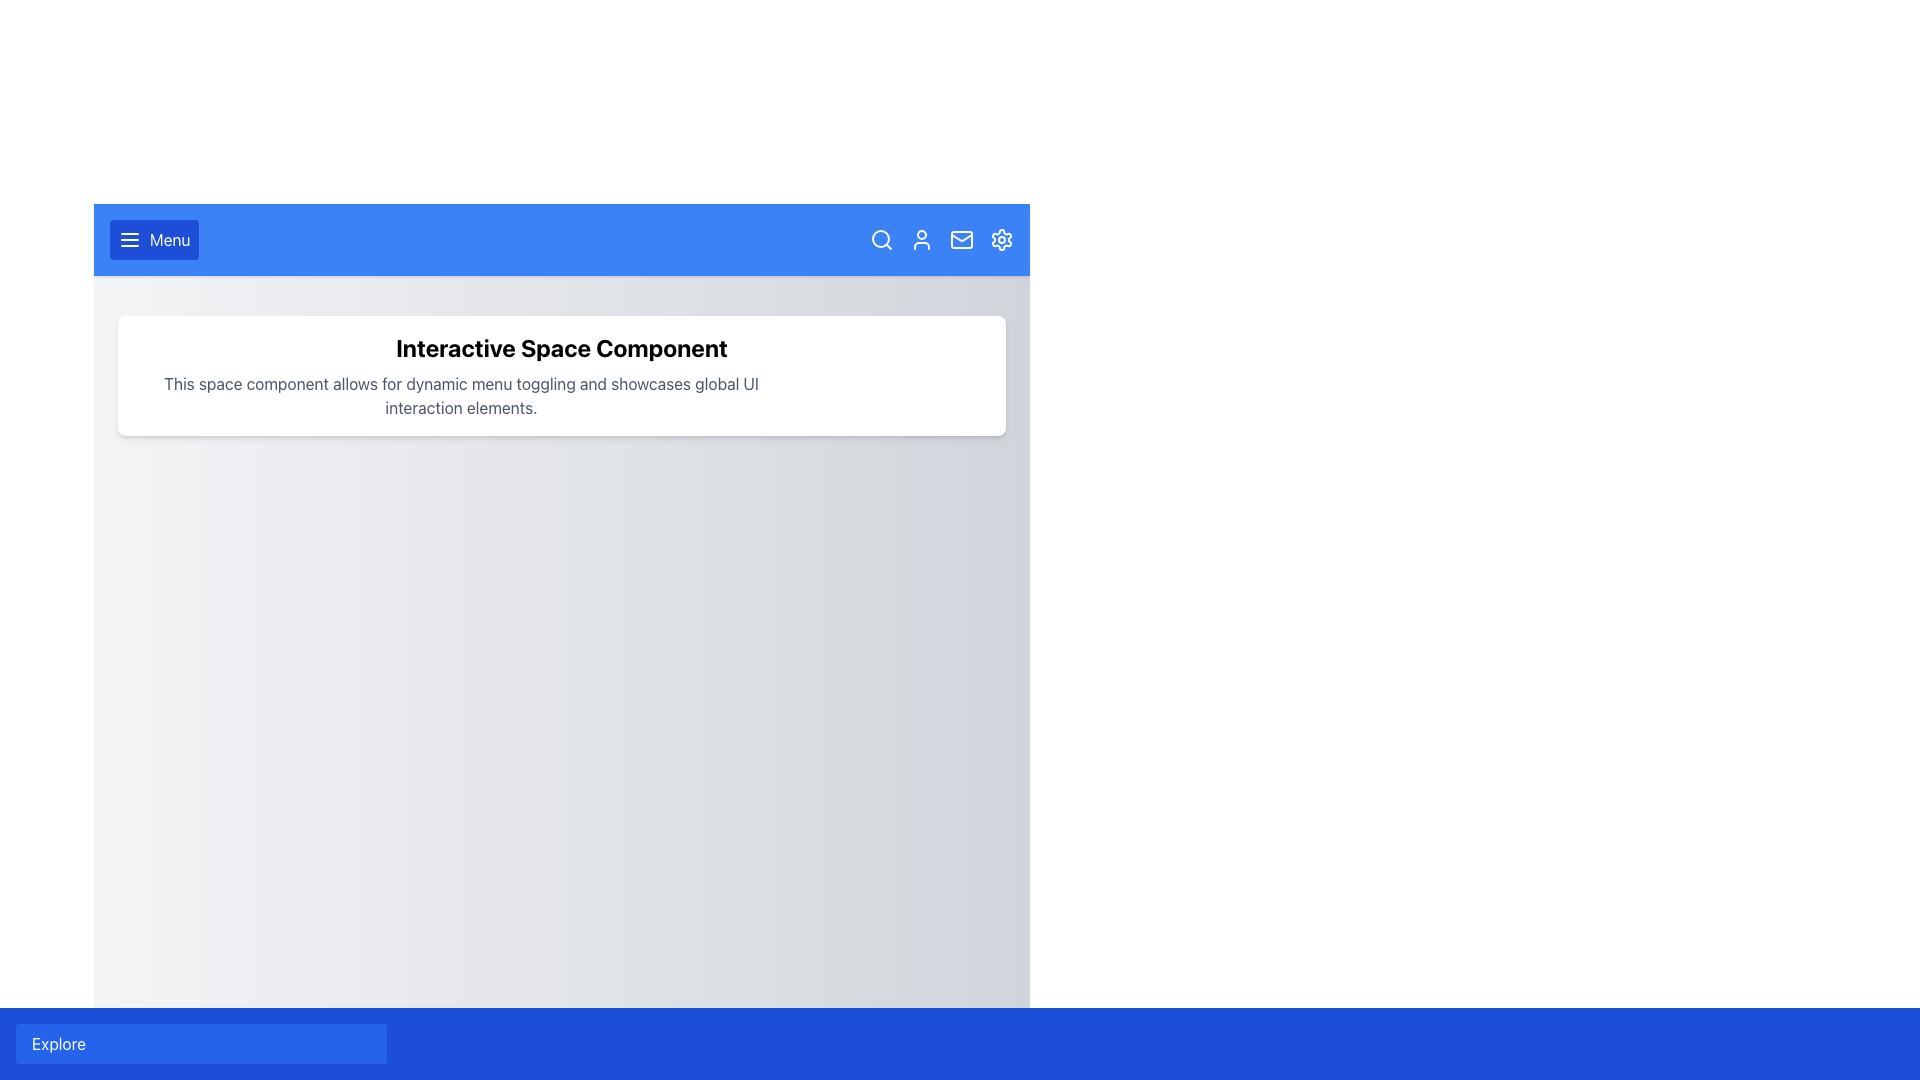 Image resolution: width=1920 pixels, height=1080 pixels. Describe the element at coordinates (961, 235) in the screenshot. I see `the diagonal stroke of the envelope icon located in the top-right corner of the navigation bar` at that location.